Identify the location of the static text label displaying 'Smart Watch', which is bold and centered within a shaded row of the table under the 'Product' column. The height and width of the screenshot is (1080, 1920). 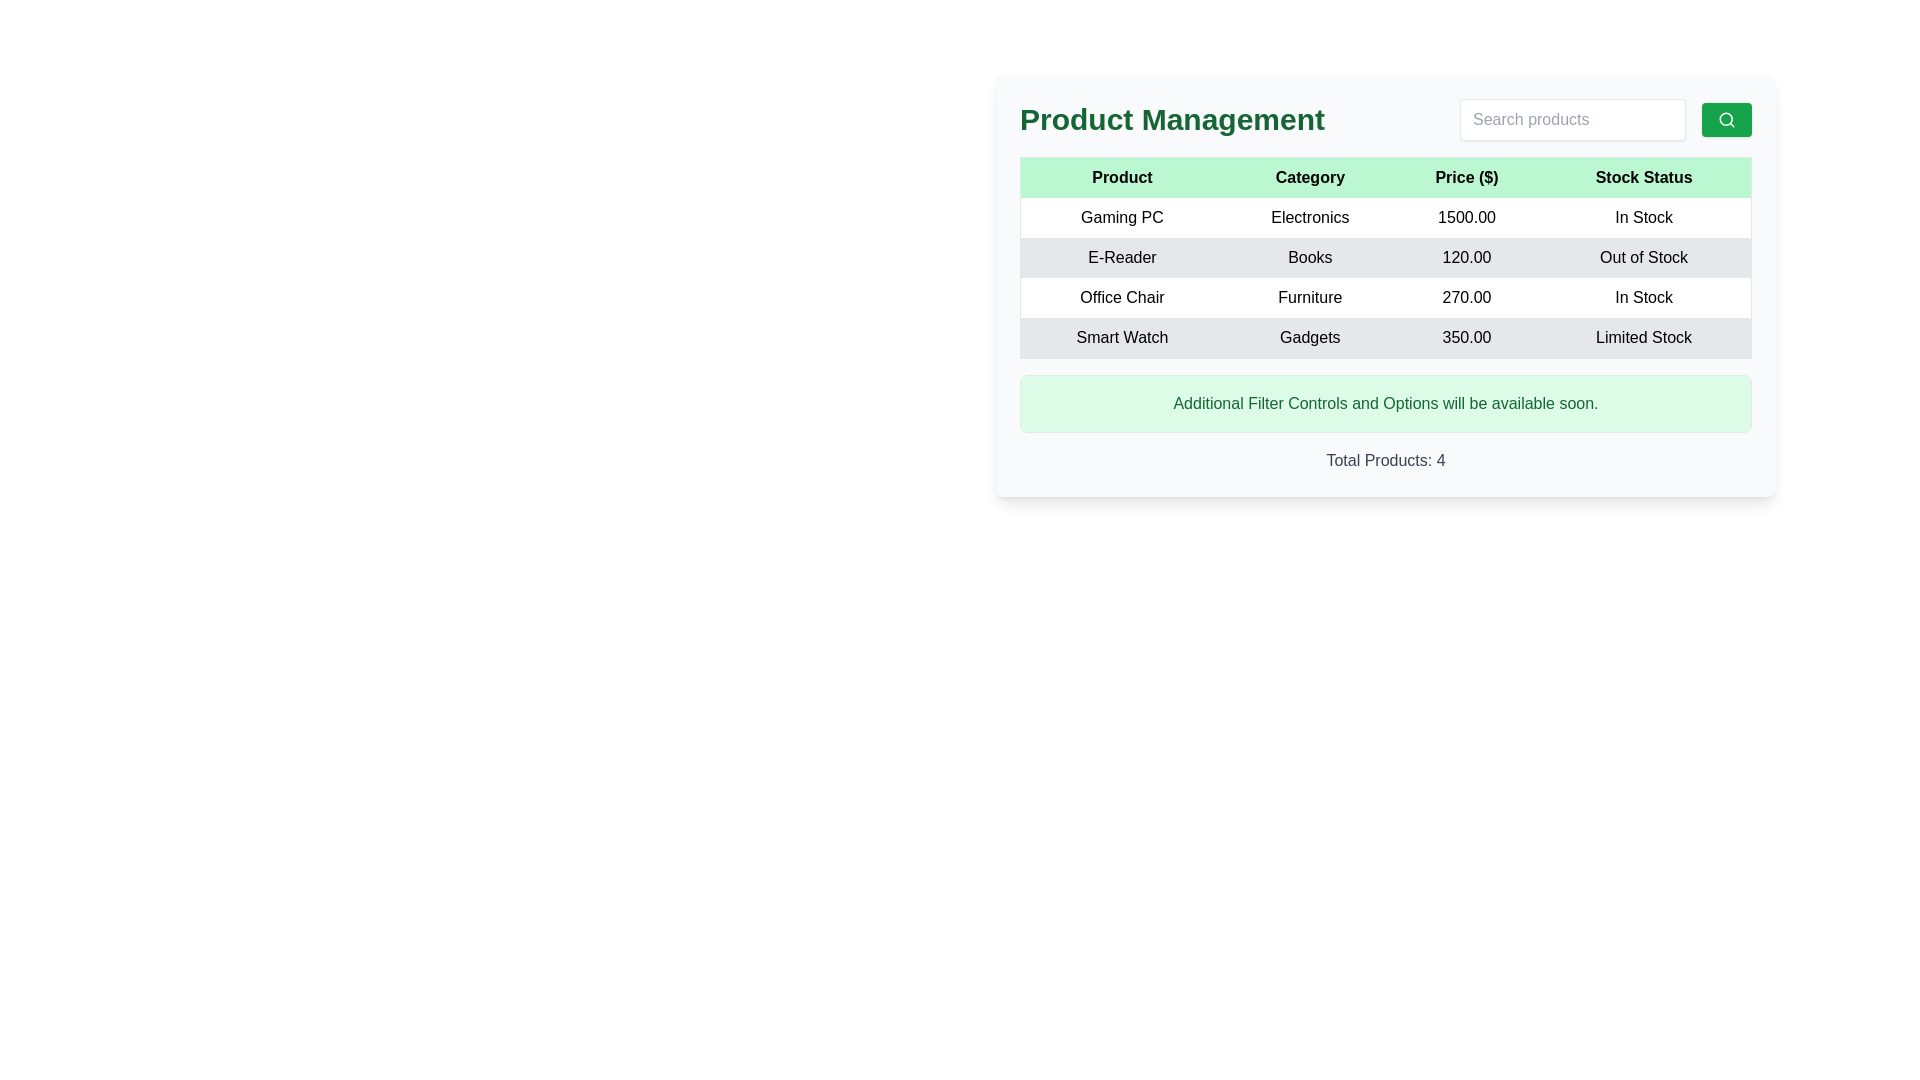
(1122, 337).